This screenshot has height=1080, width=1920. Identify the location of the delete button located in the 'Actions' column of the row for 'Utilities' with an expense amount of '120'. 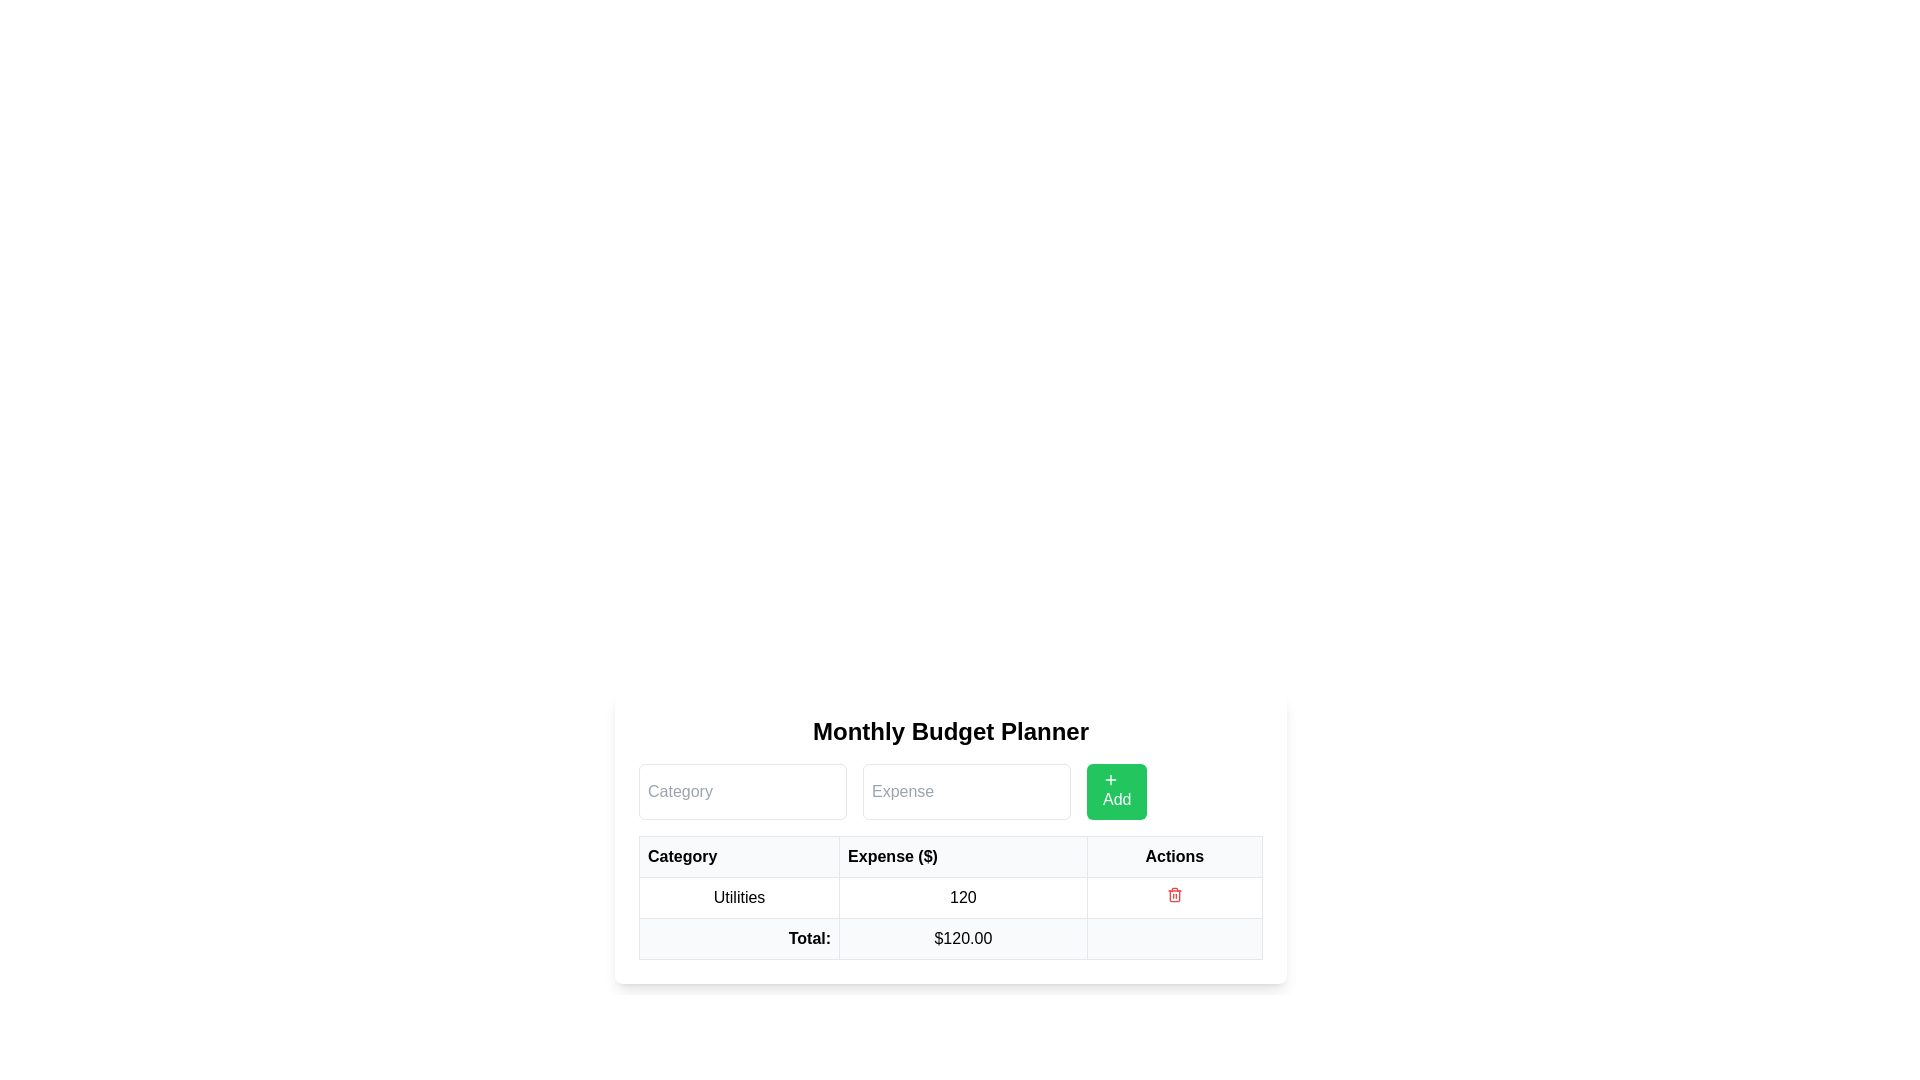
(1174, 897).